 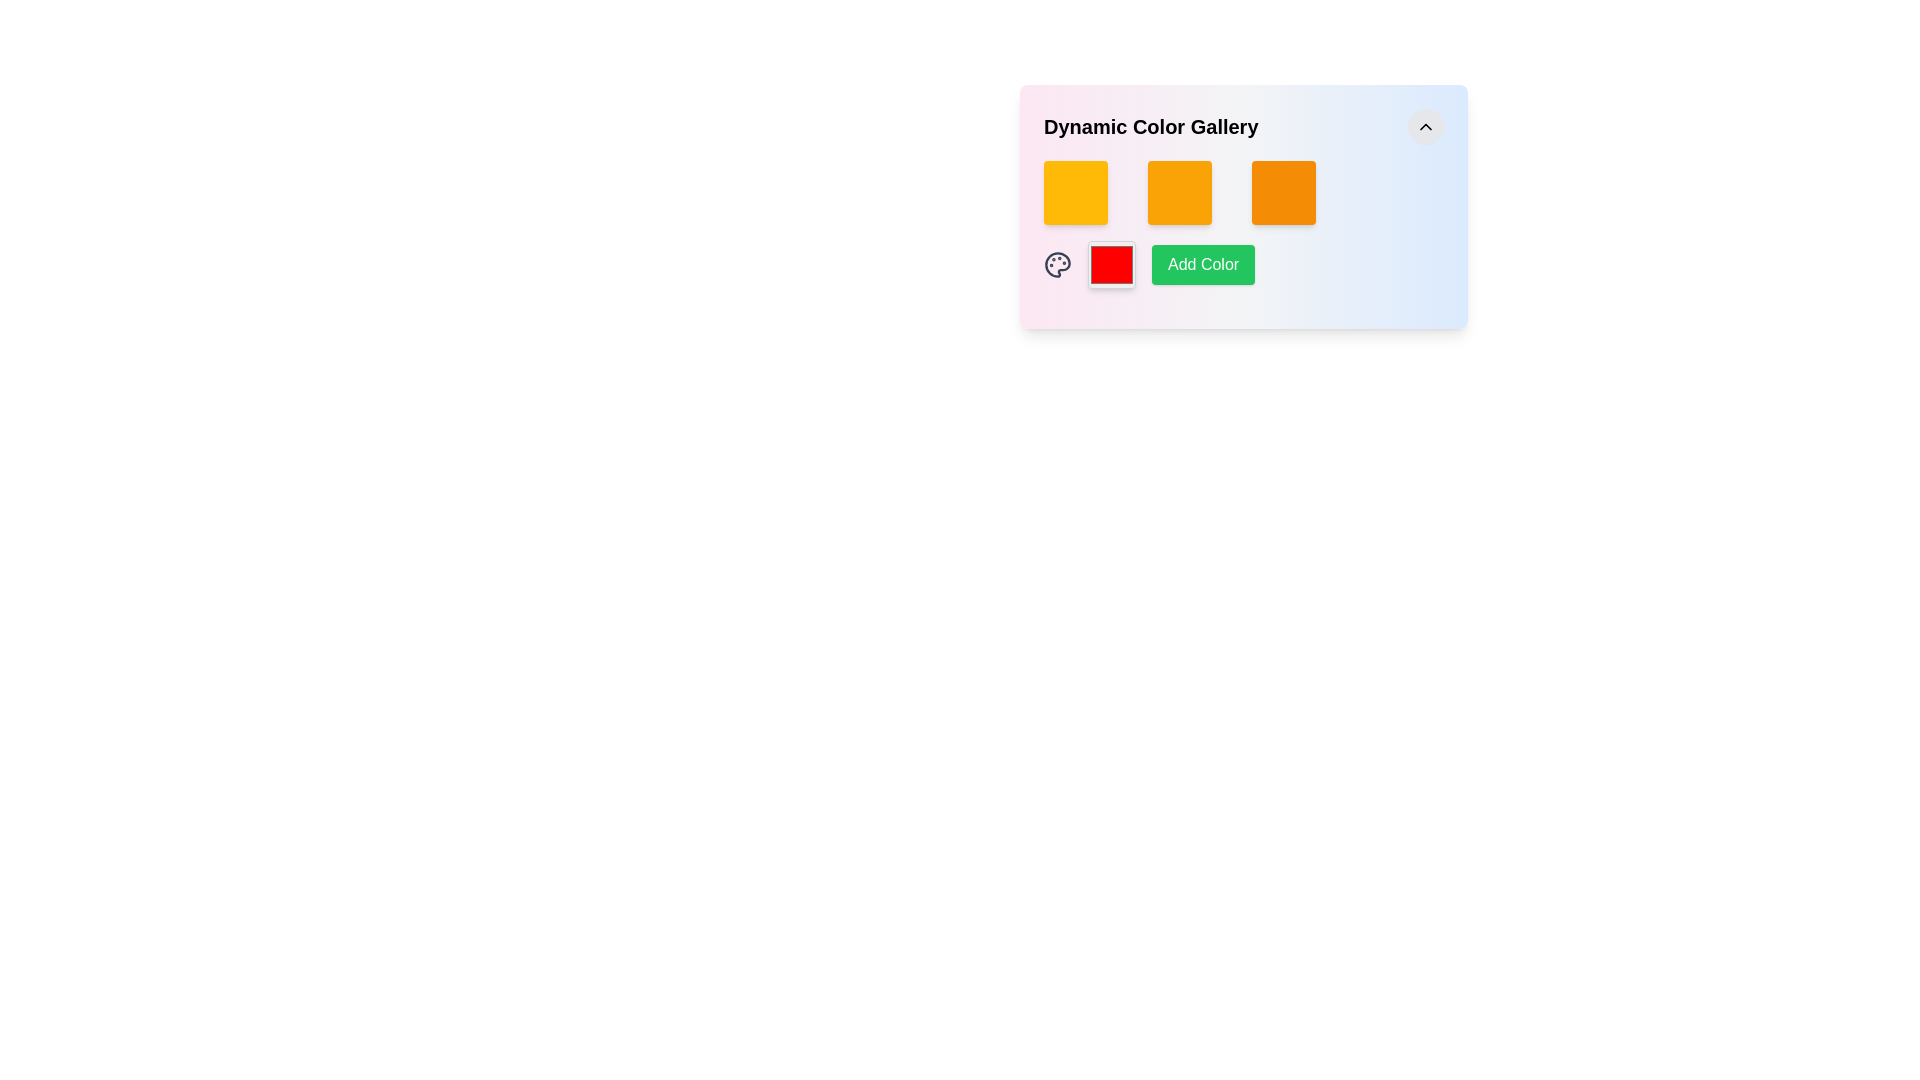 What do you see at coordinates (1283, 192) in the screenshot?
I see `the third square with a rounded border and solid orange color in the 'Dynamic Color Gallery' section at the top of the interface` at bounding box center [1283, 192].